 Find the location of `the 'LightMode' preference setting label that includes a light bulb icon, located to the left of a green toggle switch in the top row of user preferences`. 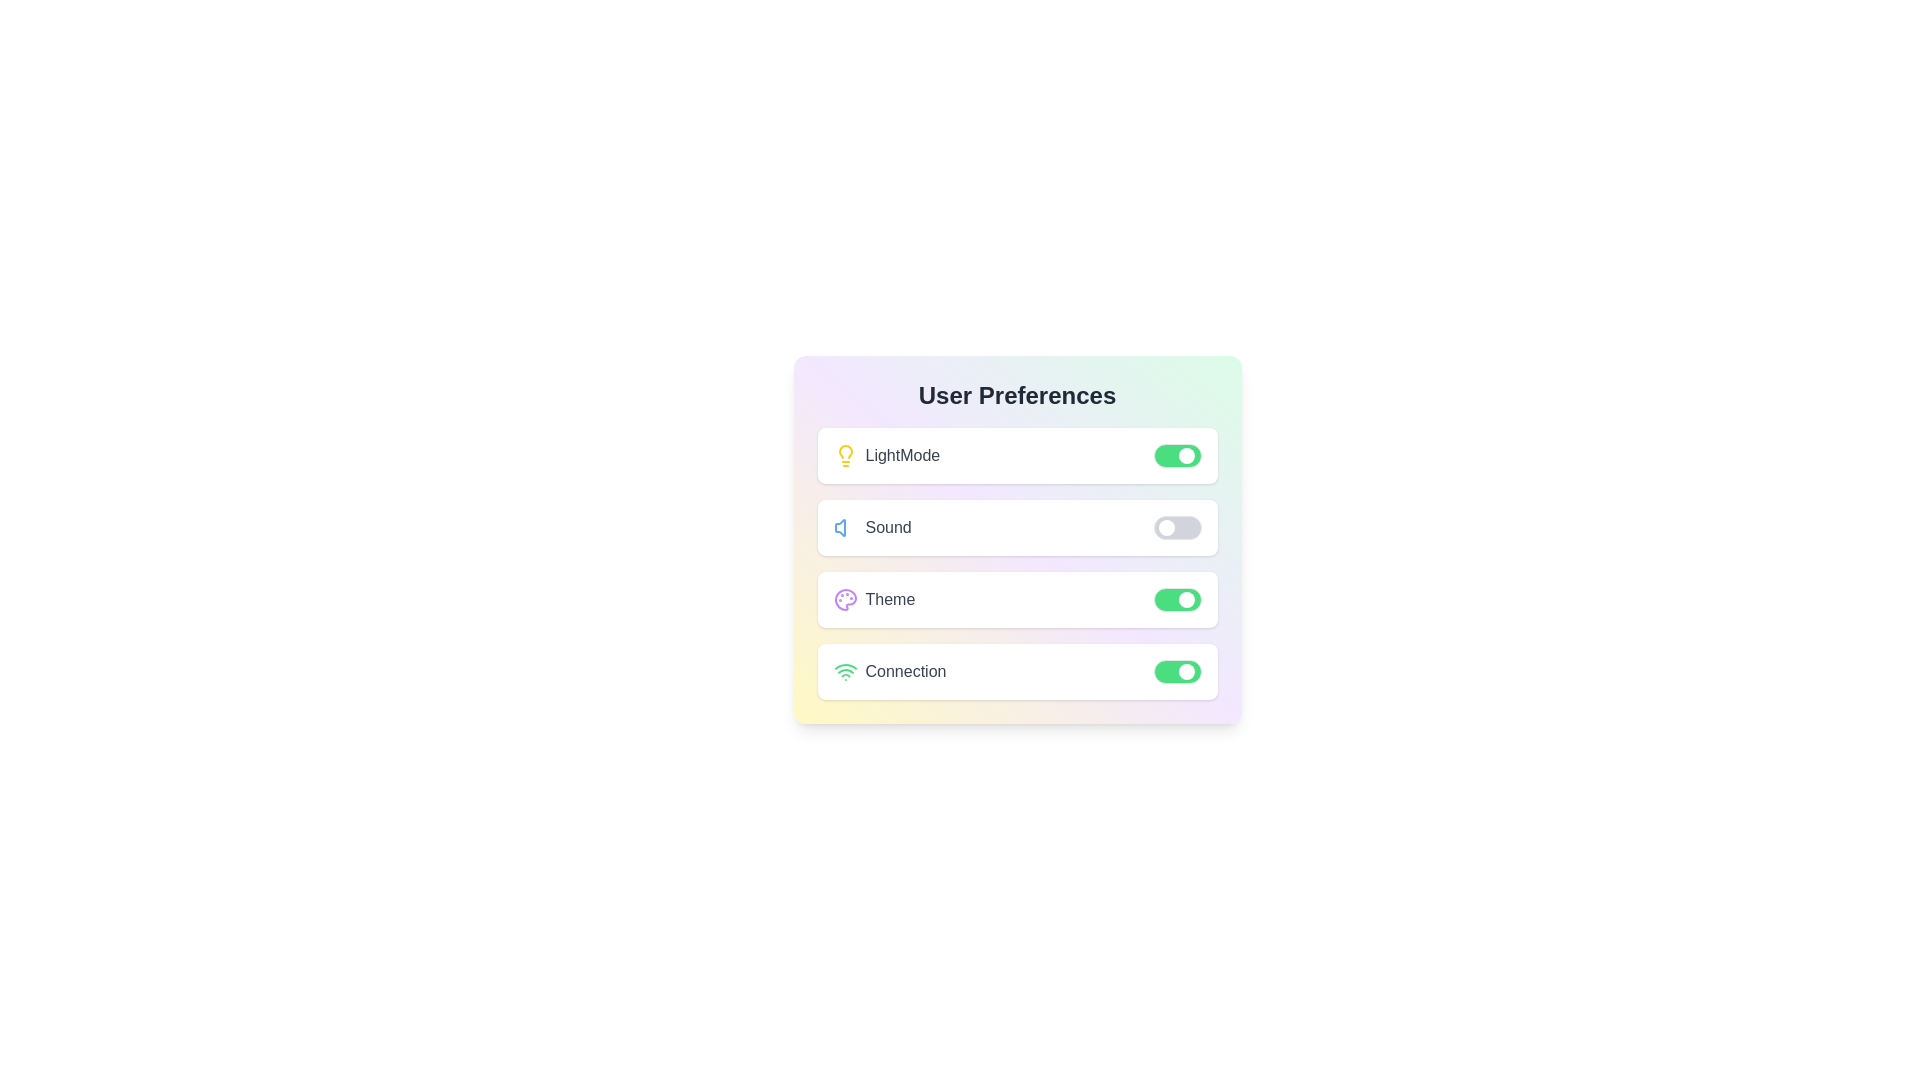

the 'LightMode' preference setting label that includes a light bulb icon, located to the left of a green toggle switch in the top row of user preferences is located at coordinates (885, 455).